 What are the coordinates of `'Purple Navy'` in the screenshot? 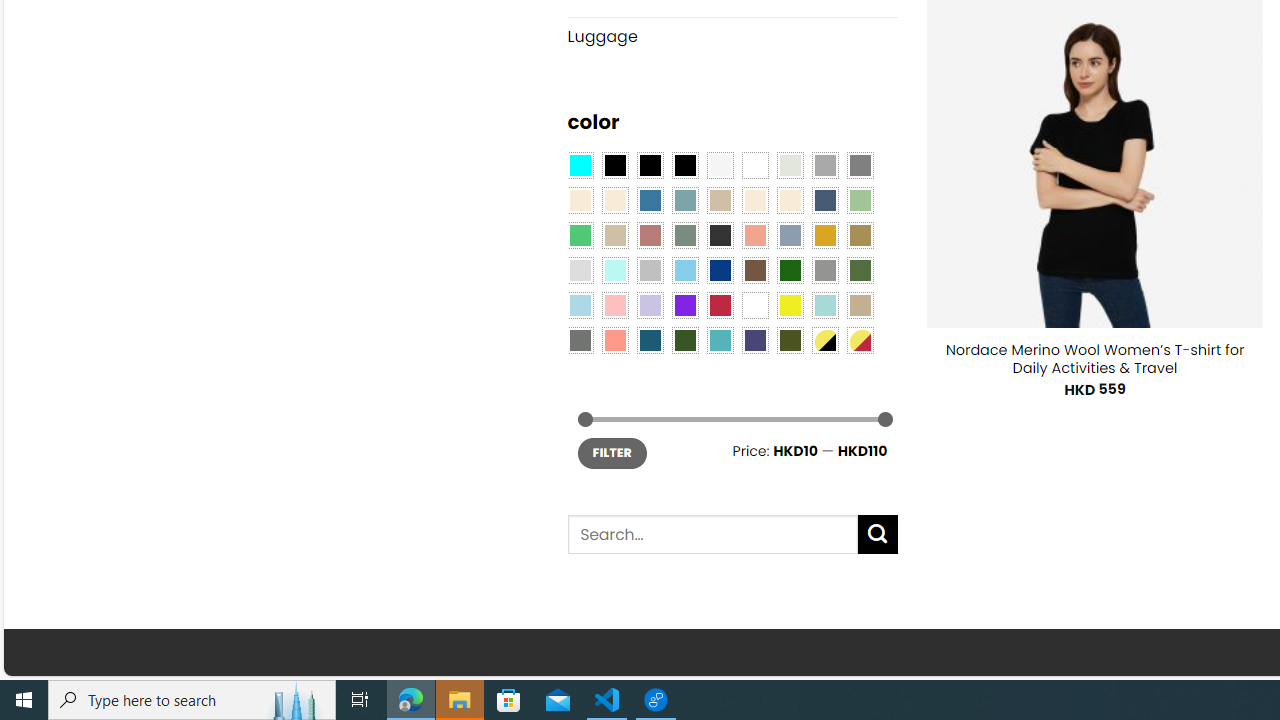 It's located at (754, 338).